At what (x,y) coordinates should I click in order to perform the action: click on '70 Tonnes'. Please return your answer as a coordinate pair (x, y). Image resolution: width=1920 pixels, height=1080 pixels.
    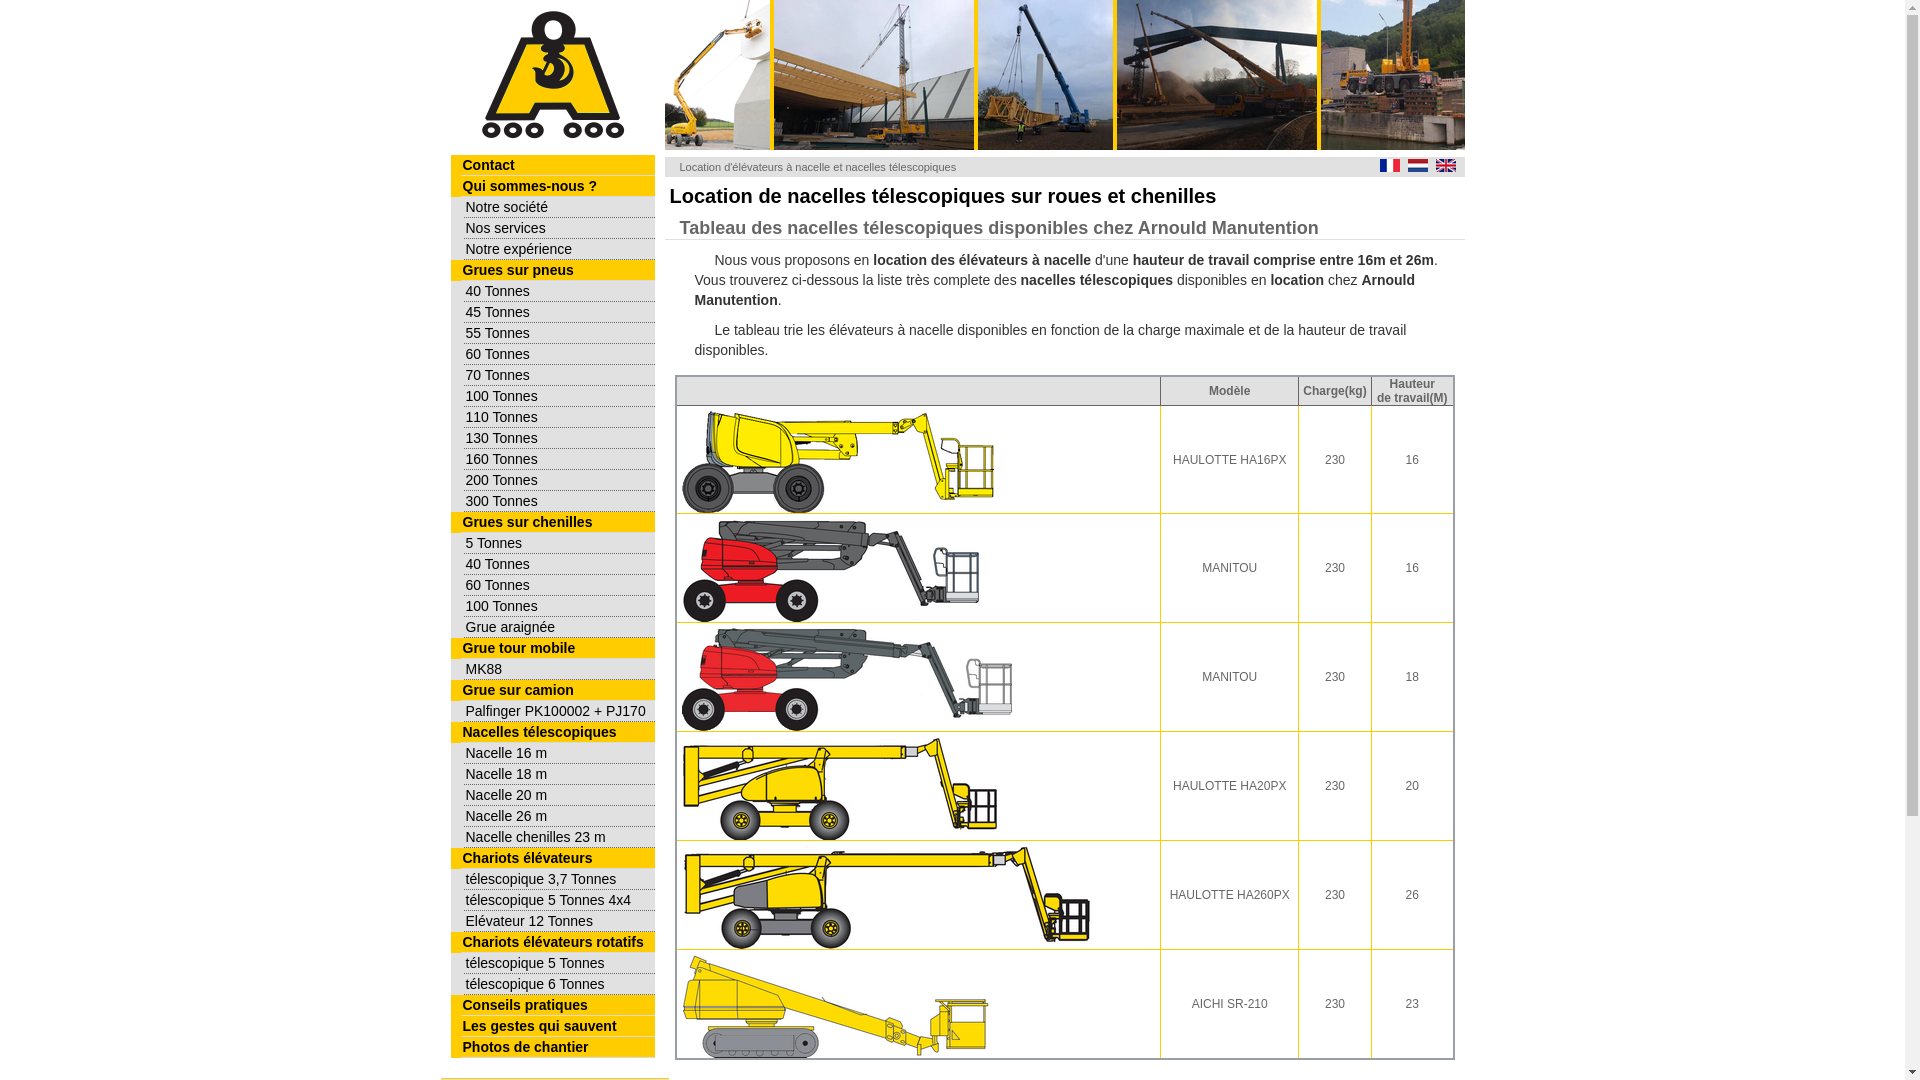
    Looking at the image, I should click on (559, 375).